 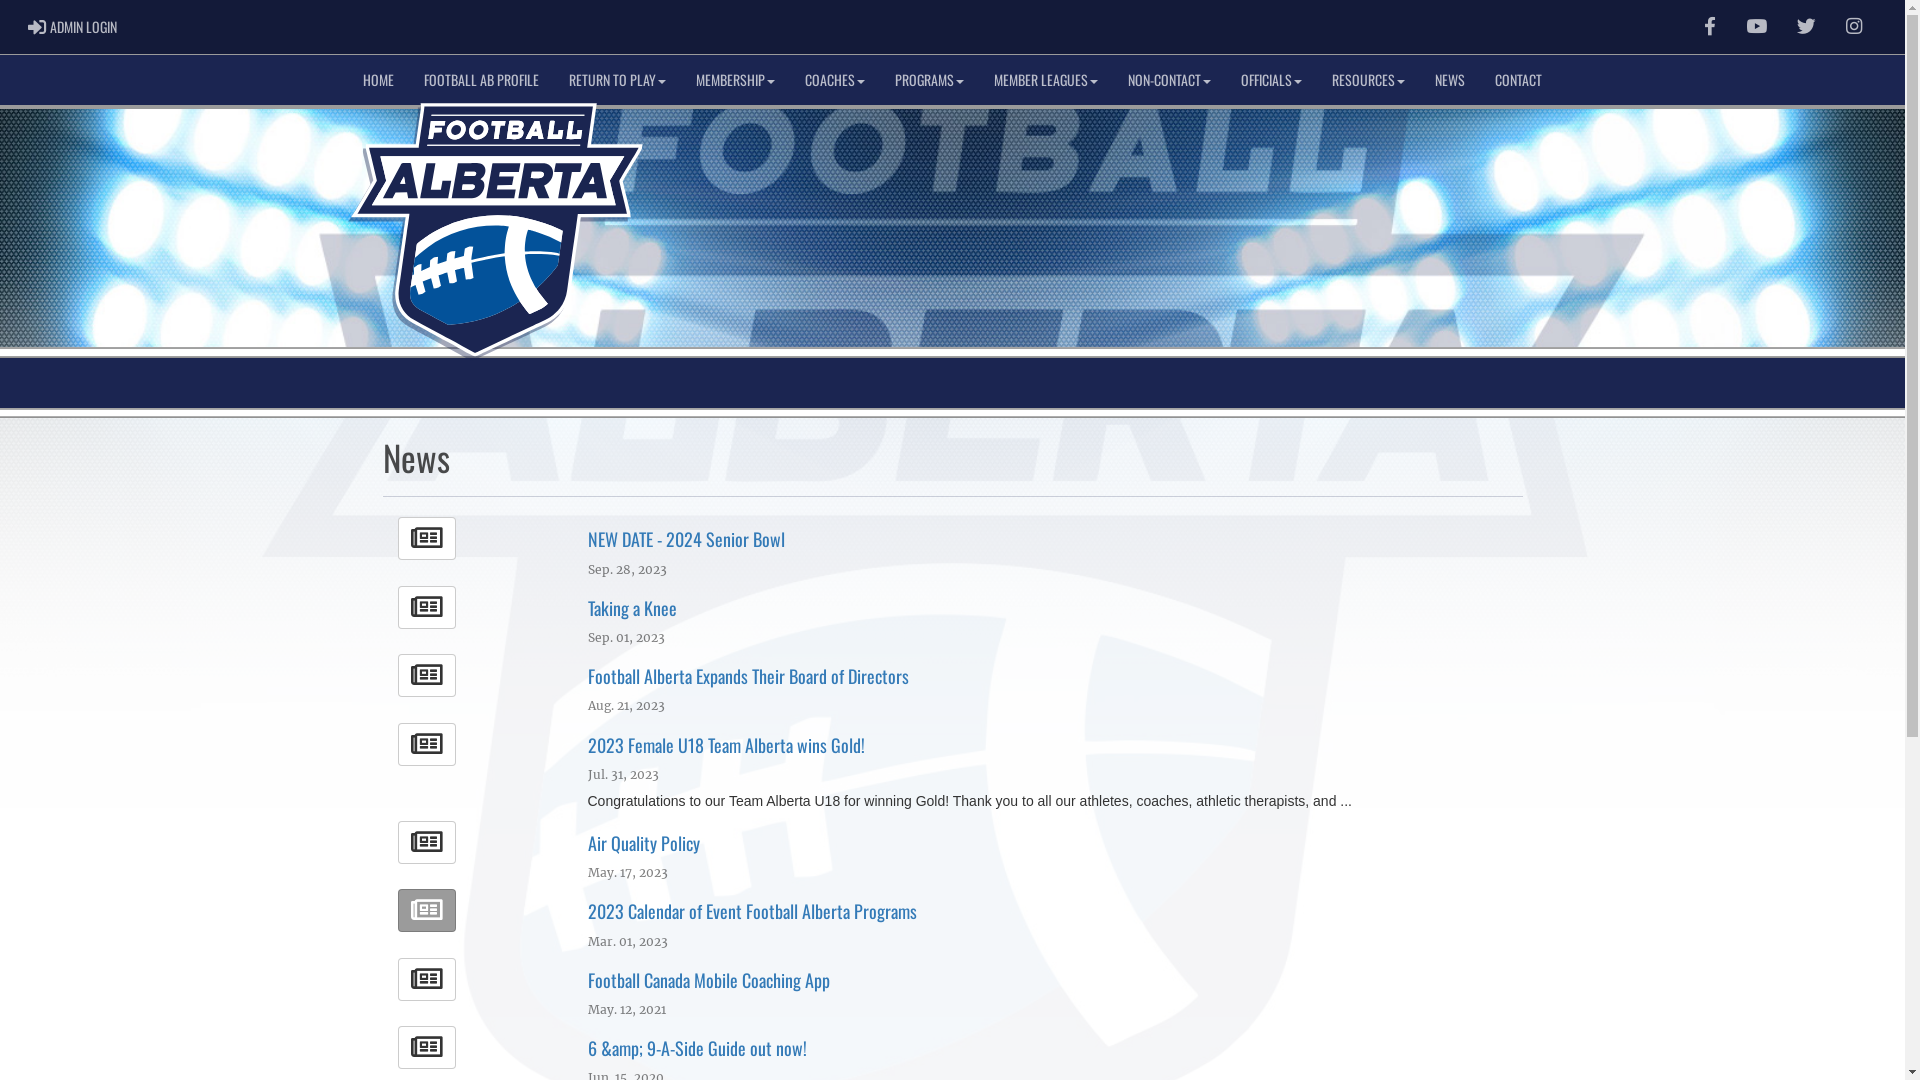 What do you see at coordinates (28, 27) in the screenshot?
I see `'Login Page'` at bounding box center [28, 27].